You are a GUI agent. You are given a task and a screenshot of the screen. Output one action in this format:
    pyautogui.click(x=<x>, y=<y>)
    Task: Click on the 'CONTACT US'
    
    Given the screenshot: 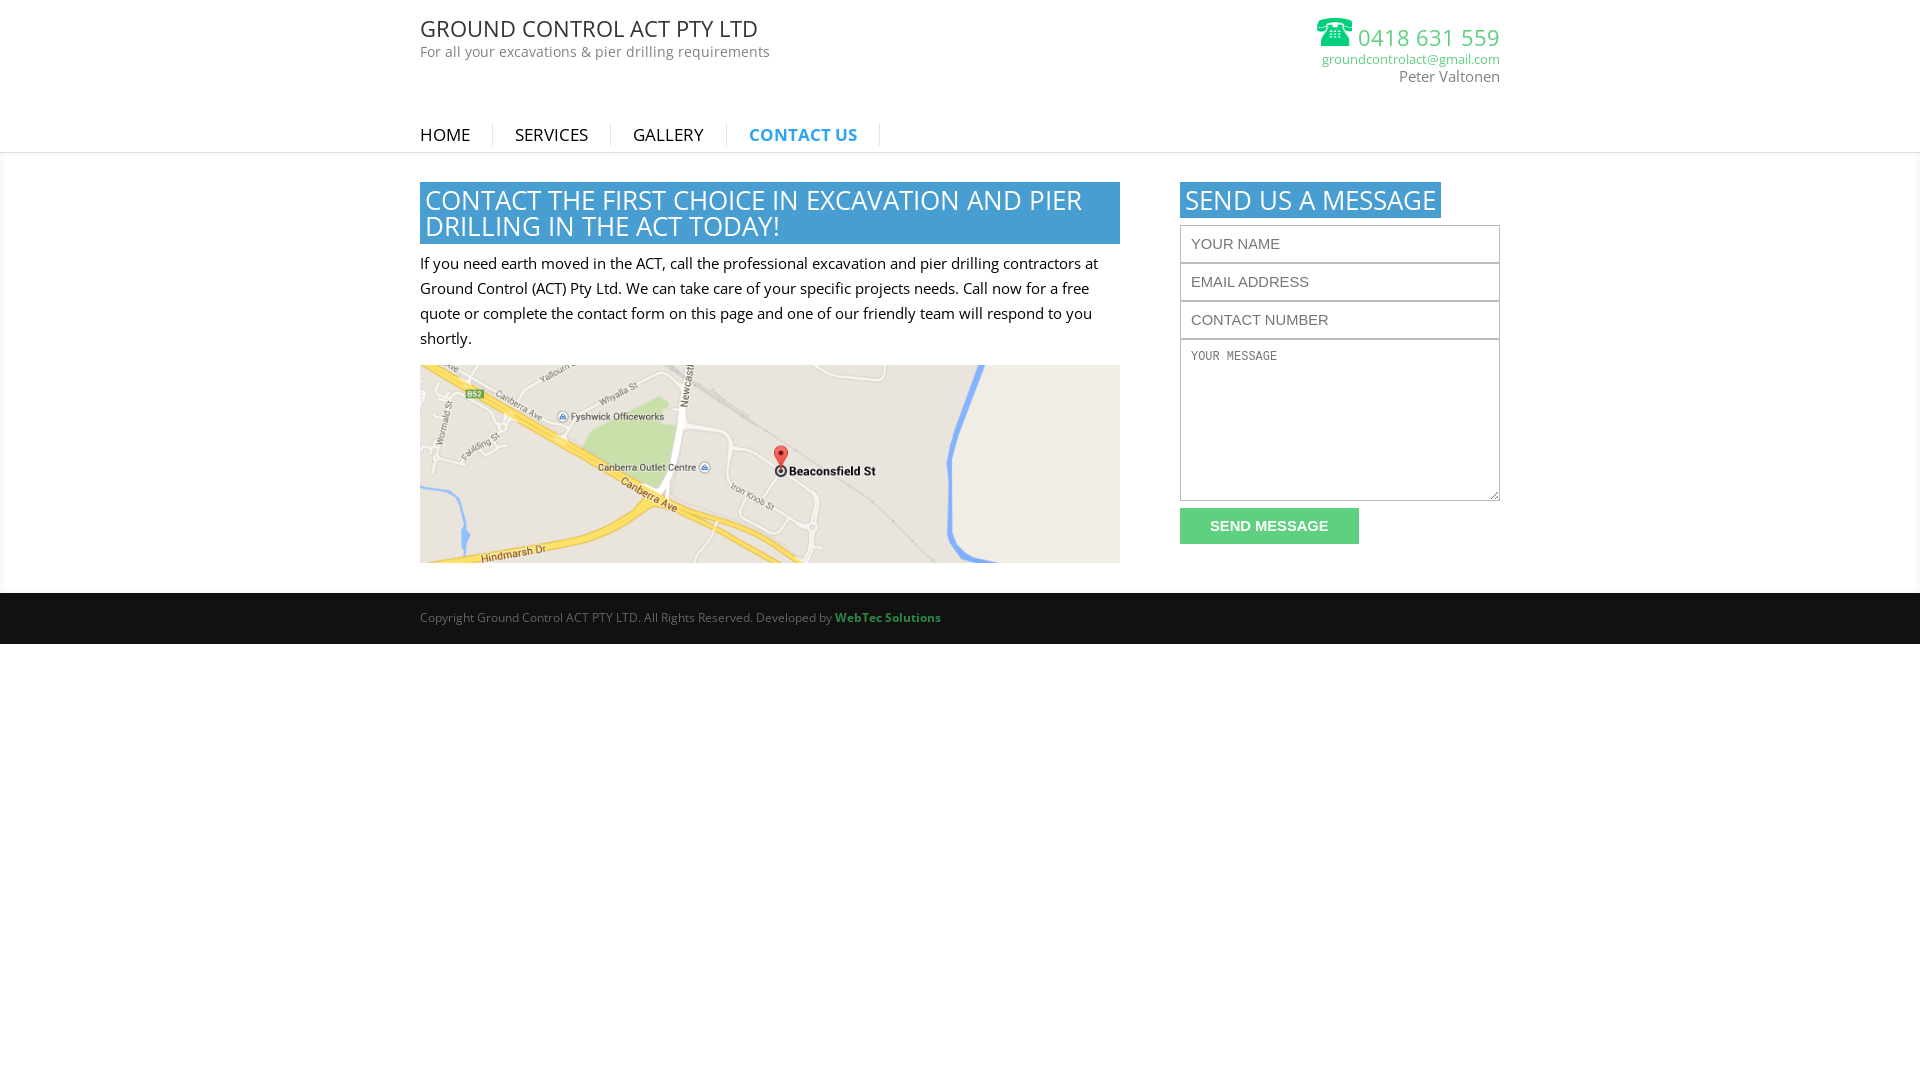 What is the action you would take?
    pyautogui.click(x=814, y=134)
    